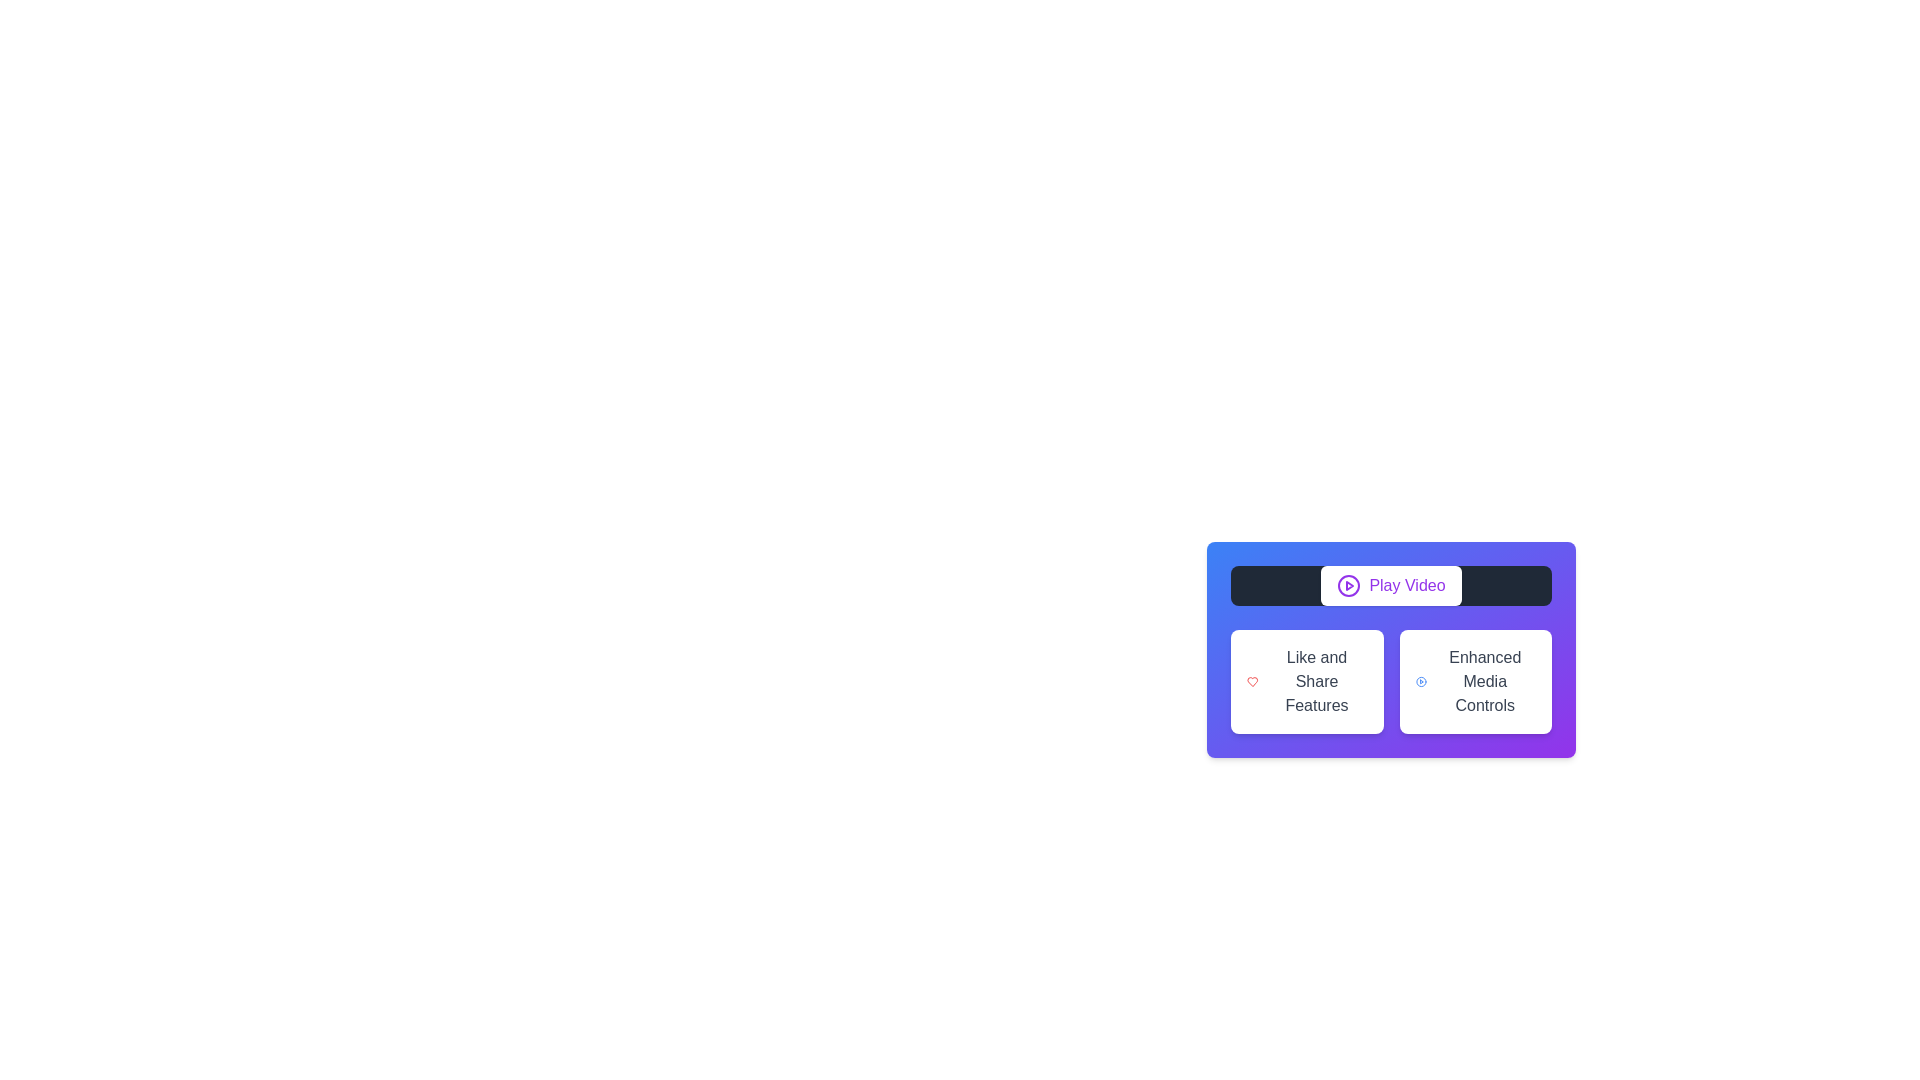  What do you see at coordinates (1349, 585) in the screenshot?
I see `the circular icon with a play symbol in its center, which has a purple border and white interior, located within the 'Play Video' button` at bounding box center [1349, 585].